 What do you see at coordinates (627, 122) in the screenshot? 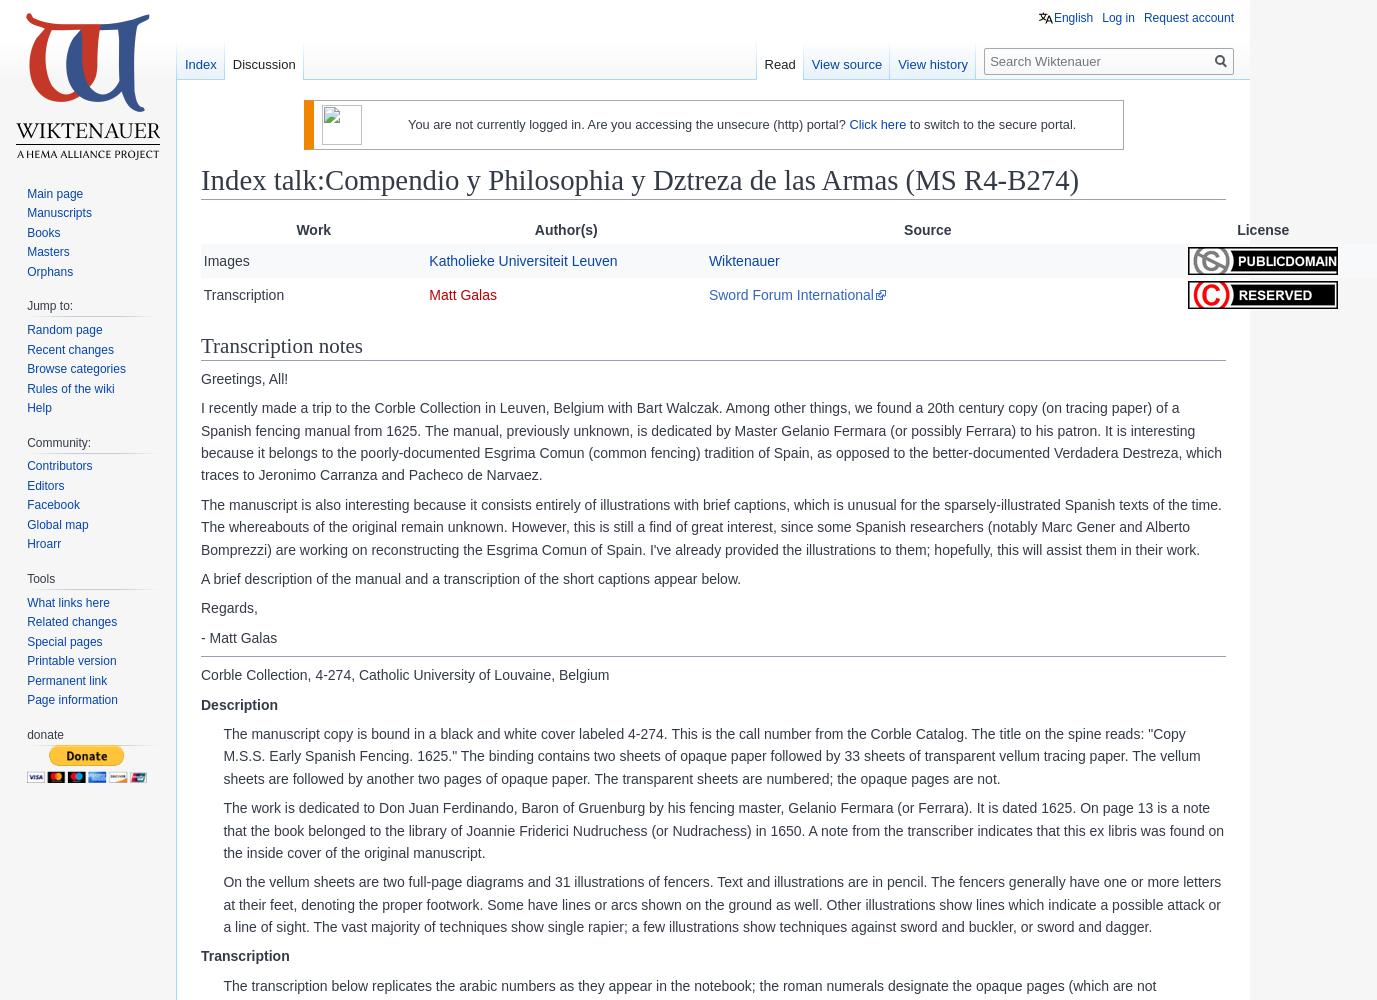
I see `'You are not currently logged in. Are you accessing the unsecure (http) portal?'` at bounding box center [627, 122].